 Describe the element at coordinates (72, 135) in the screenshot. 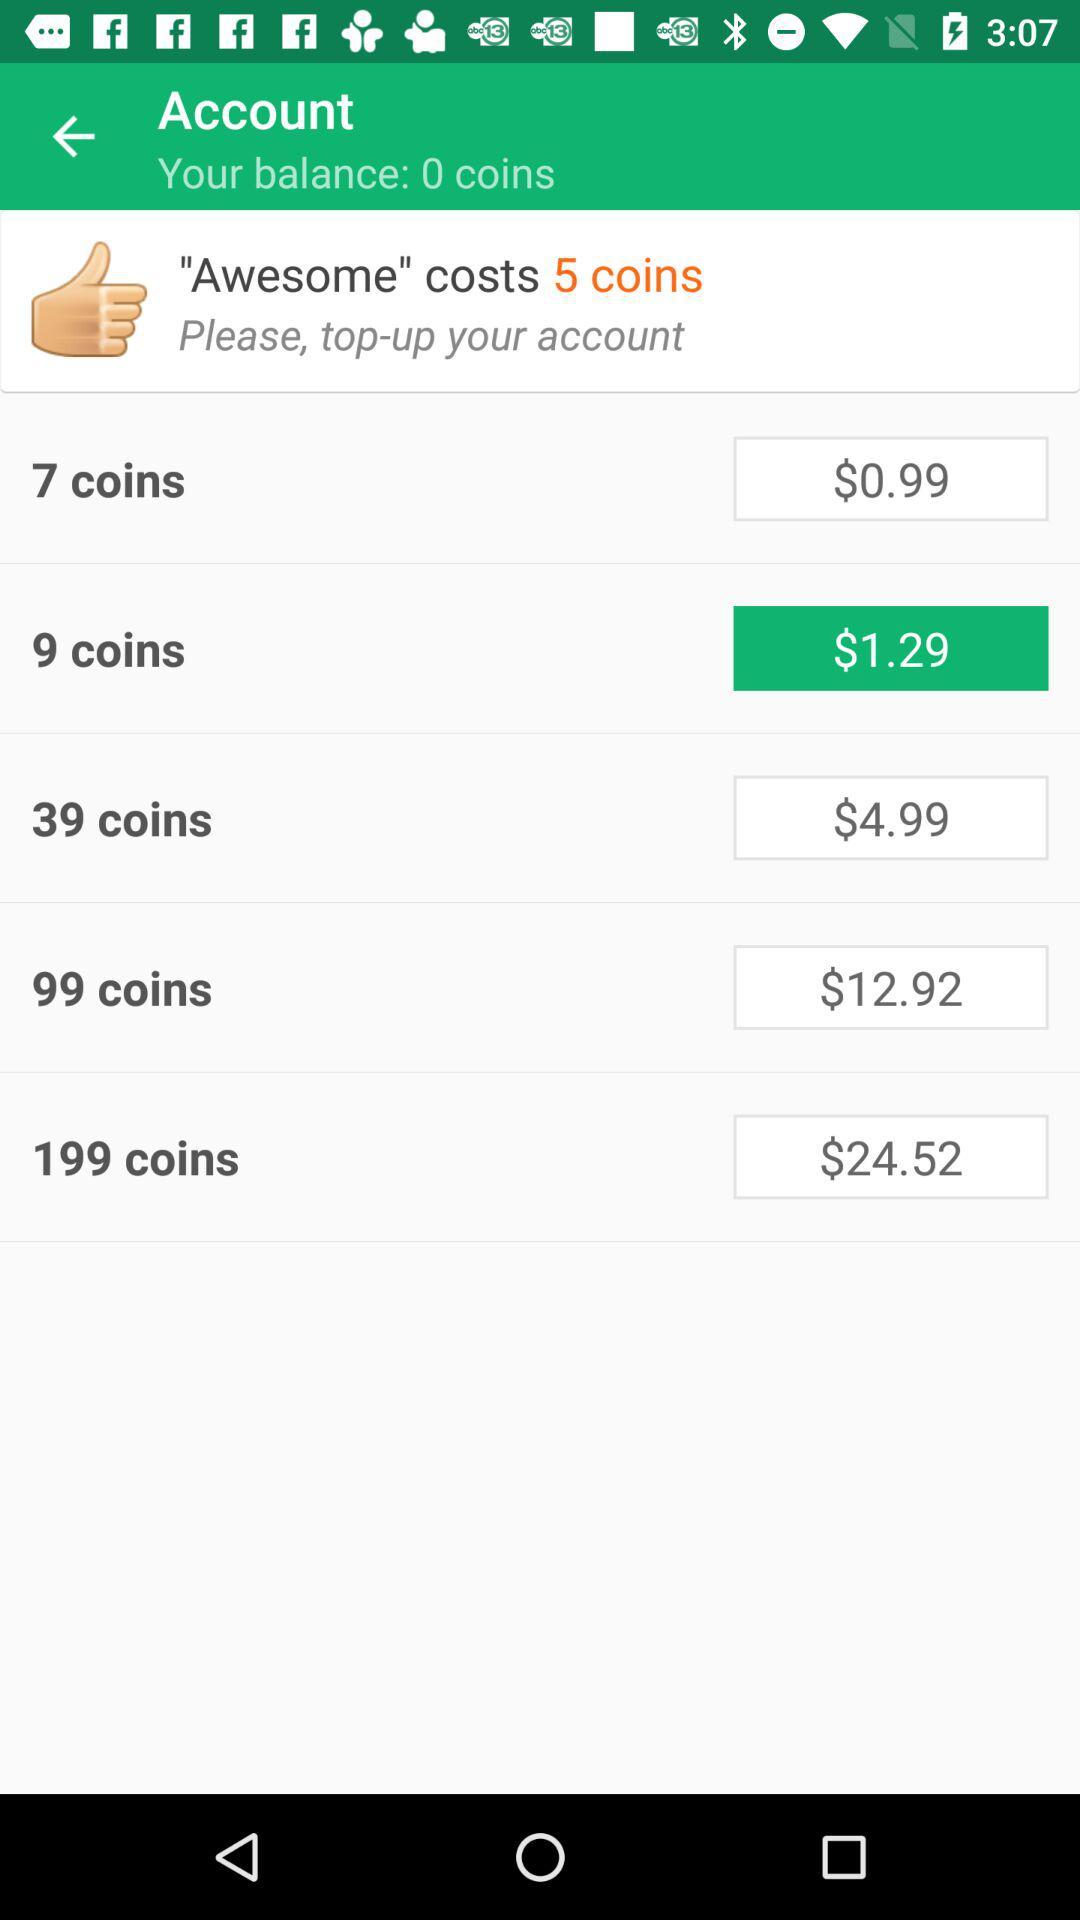

I see `icon to the left of account icon` at that location.